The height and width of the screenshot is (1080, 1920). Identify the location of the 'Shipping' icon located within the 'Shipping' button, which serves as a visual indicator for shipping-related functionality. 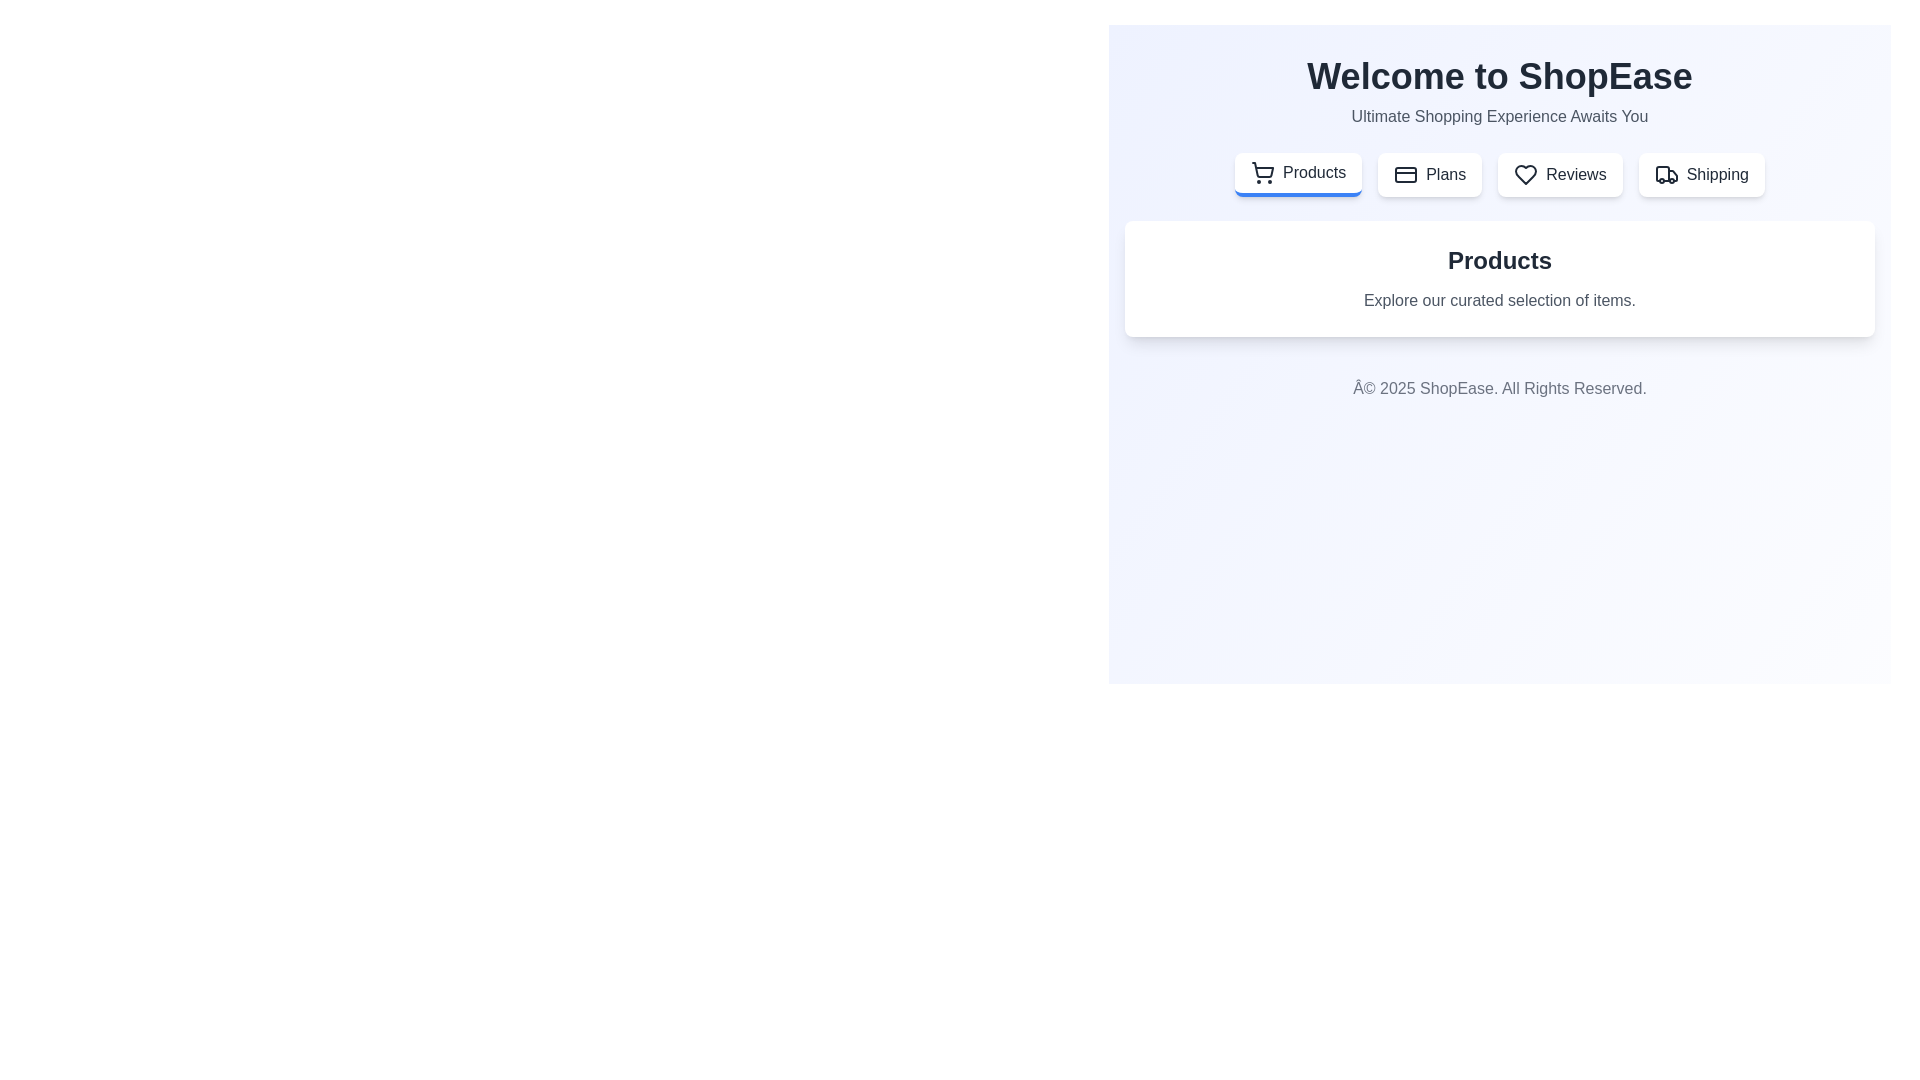
(1666, 173).